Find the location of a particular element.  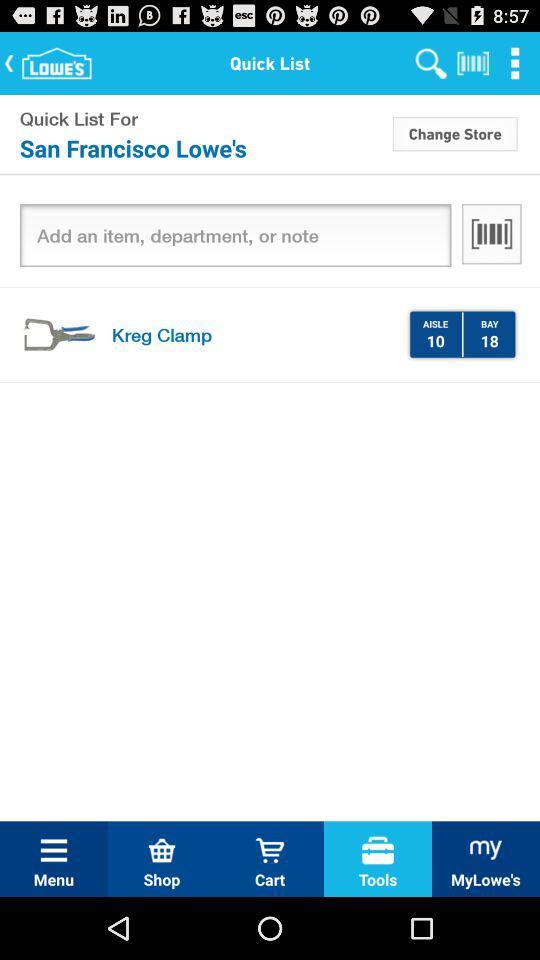

the item next to change store icon is located at coordinates (204, 146).